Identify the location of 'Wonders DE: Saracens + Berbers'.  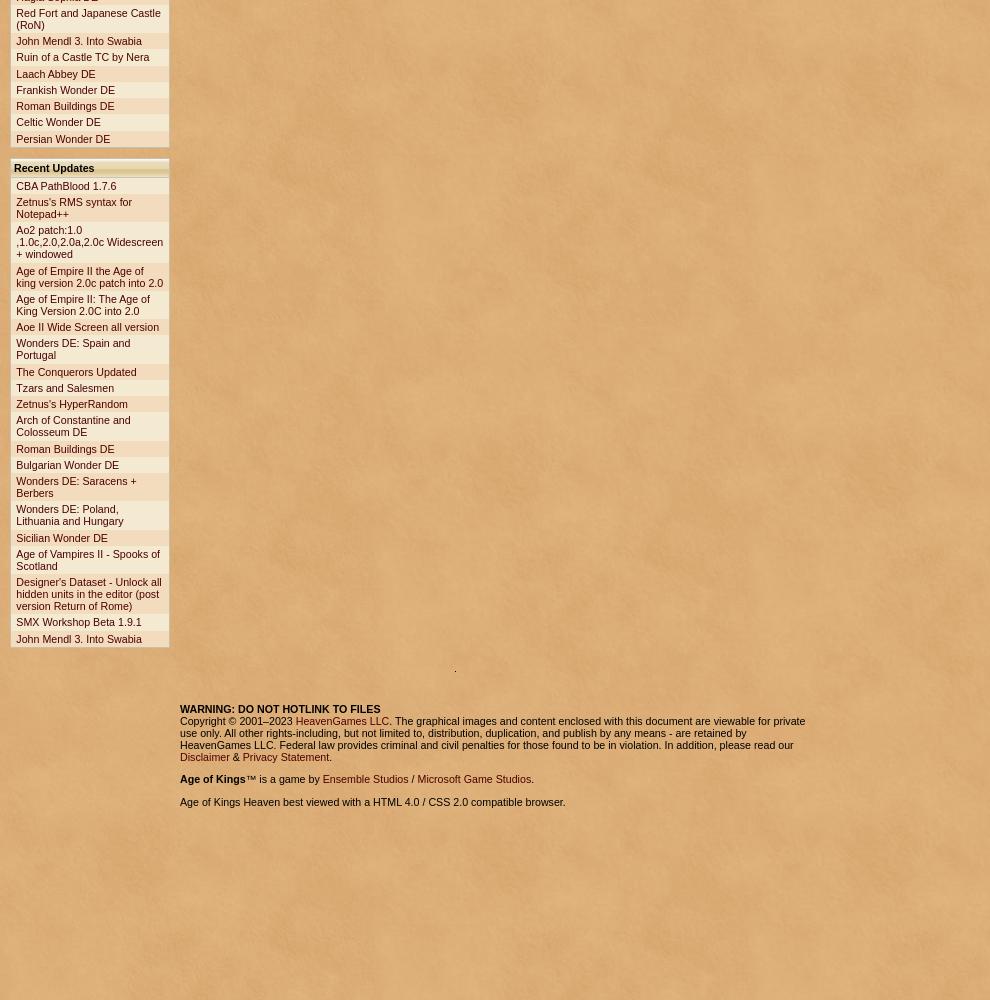
(76, 486).